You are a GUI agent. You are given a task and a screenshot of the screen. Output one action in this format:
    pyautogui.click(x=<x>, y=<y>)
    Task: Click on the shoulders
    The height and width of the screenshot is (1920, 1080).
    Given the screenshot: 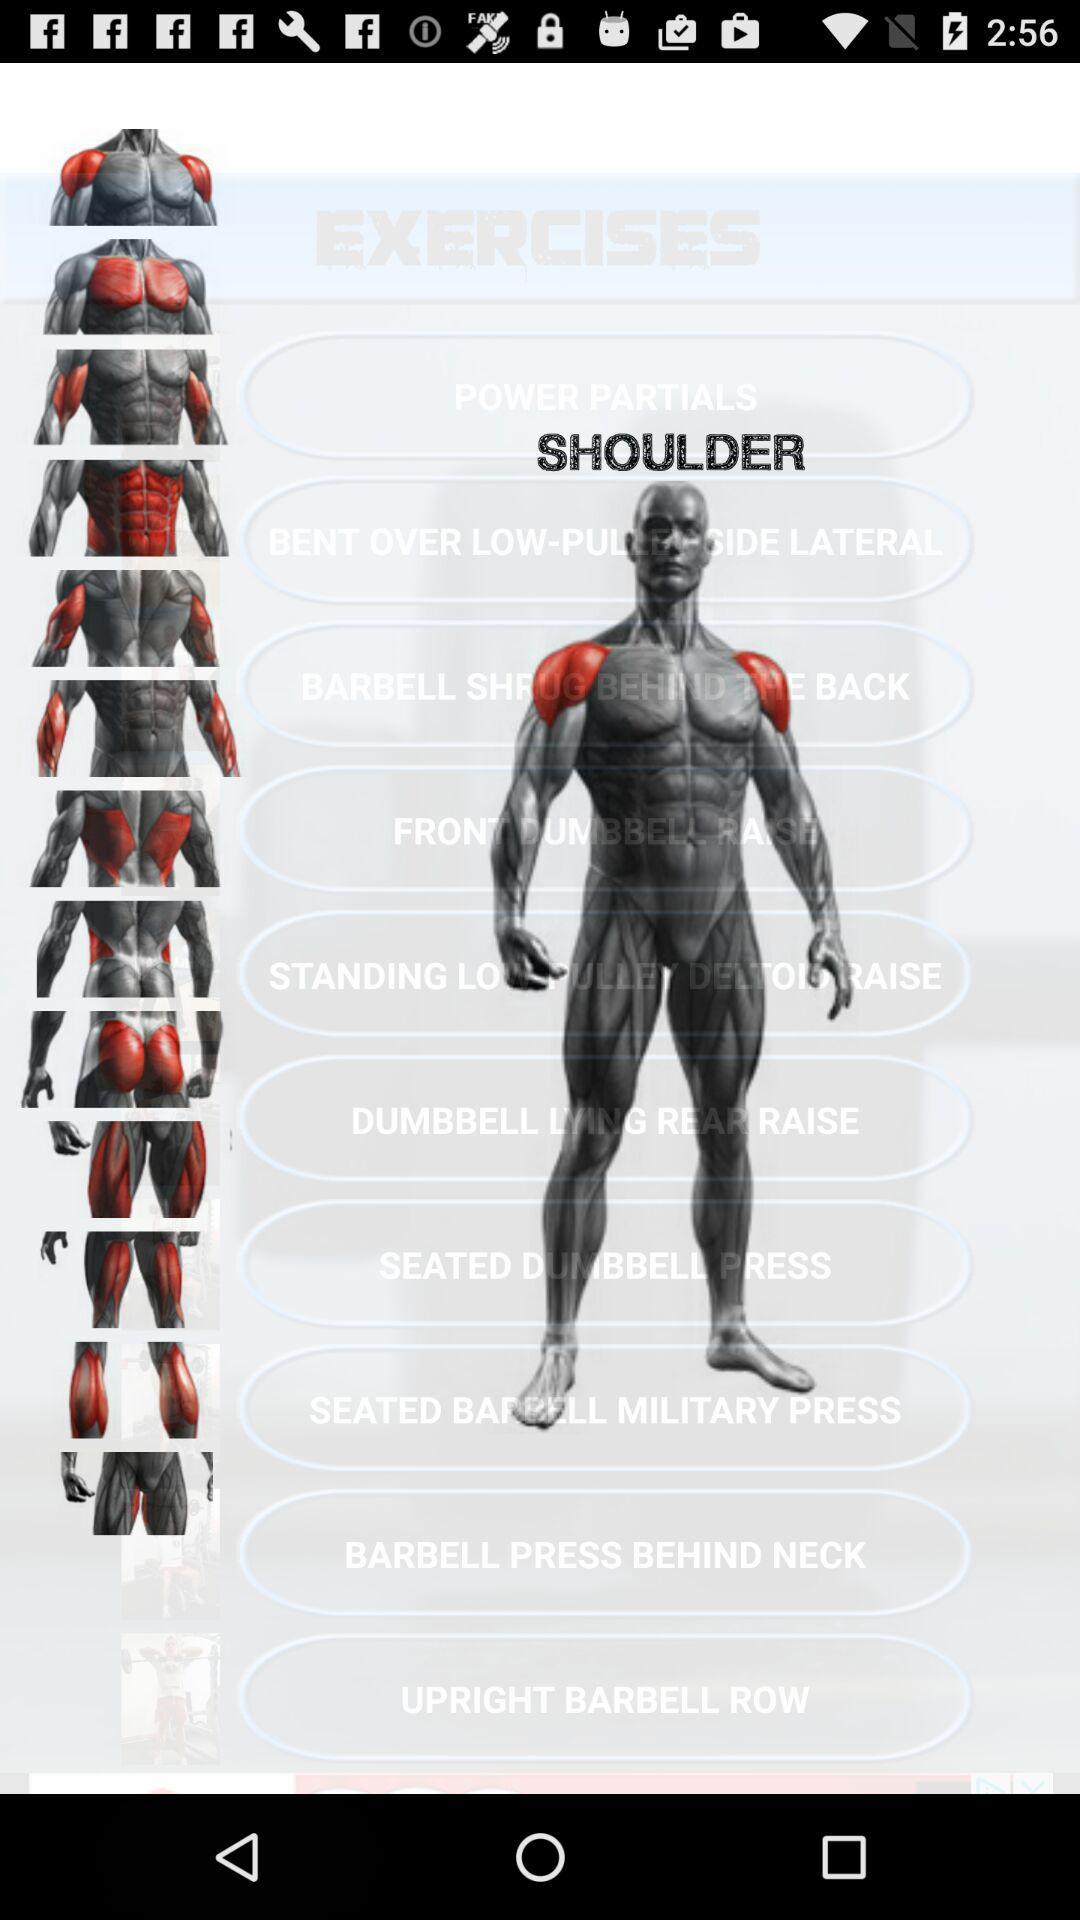 What is the action you would take?
    pyautogui.click(x=131, y=170)
    